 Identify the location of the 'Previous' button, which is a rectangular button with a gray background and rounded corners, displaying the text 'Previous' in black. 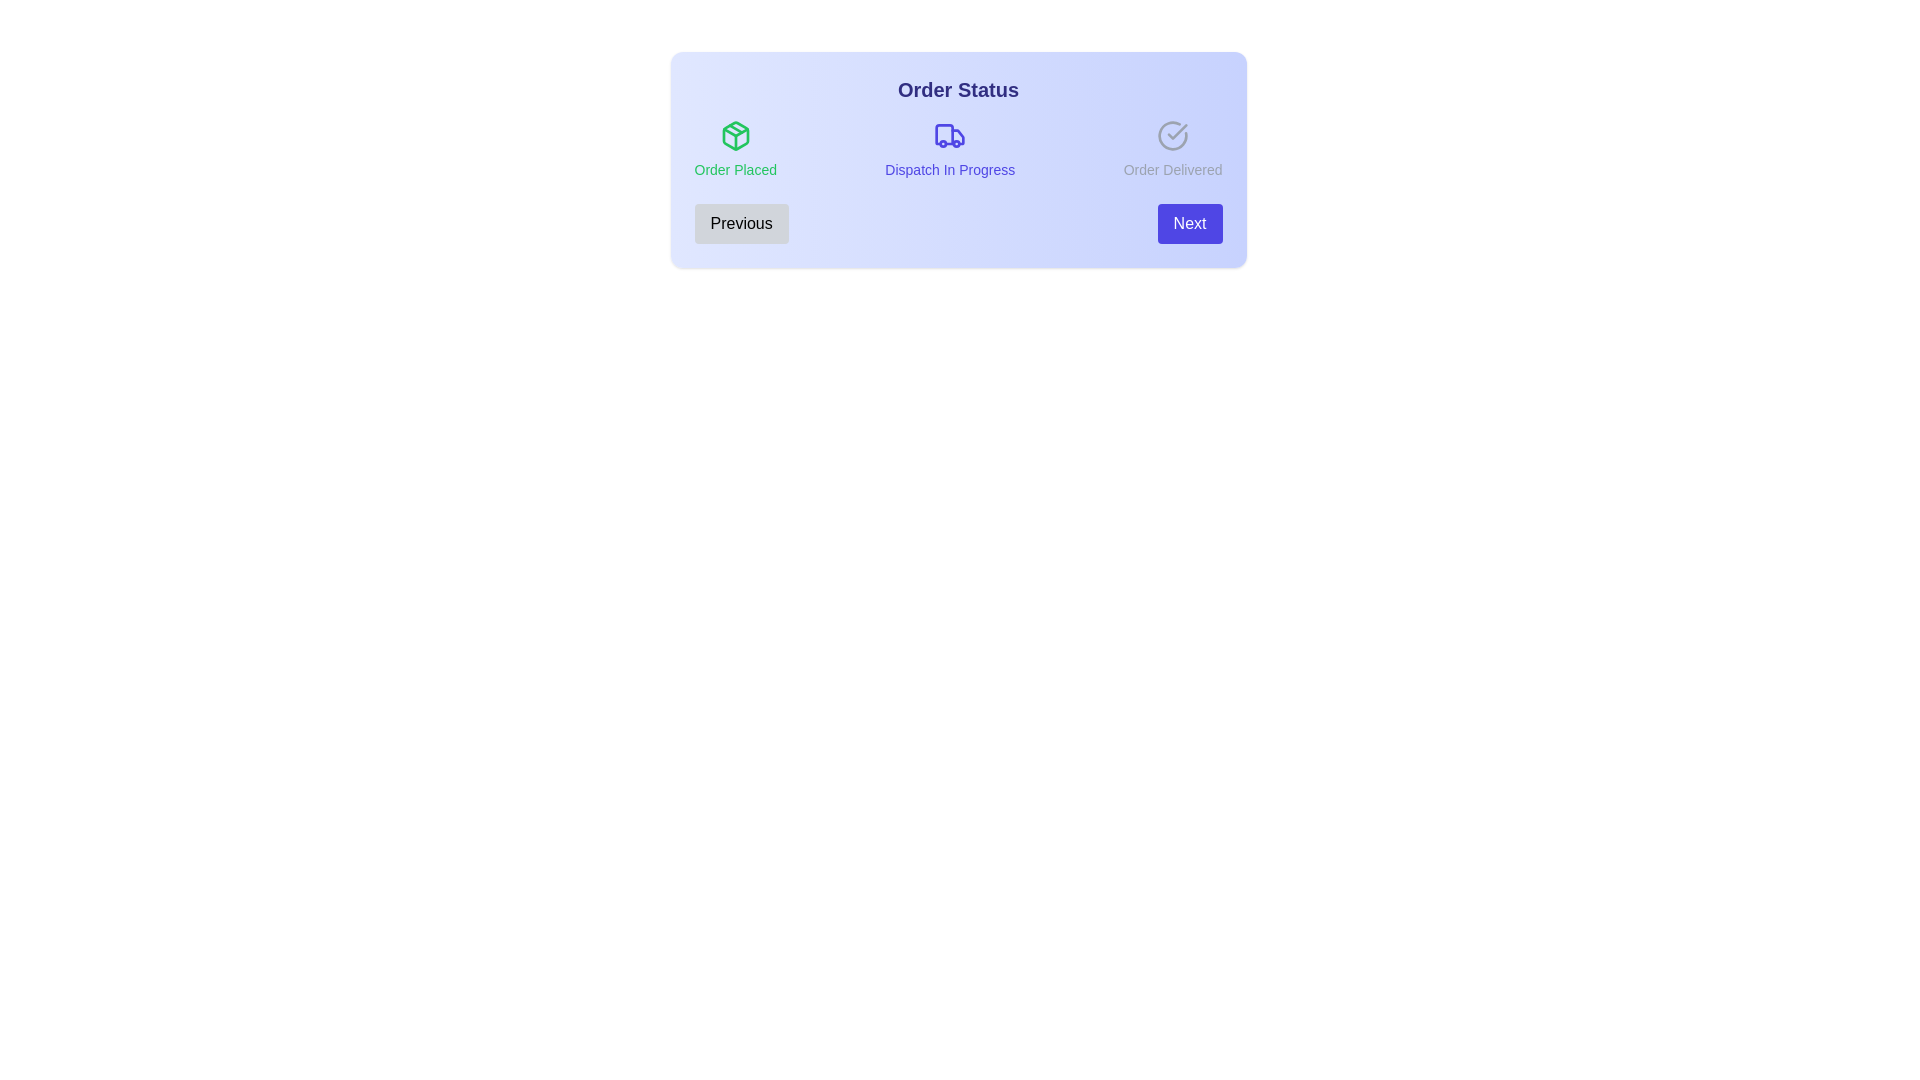
(740, 223).